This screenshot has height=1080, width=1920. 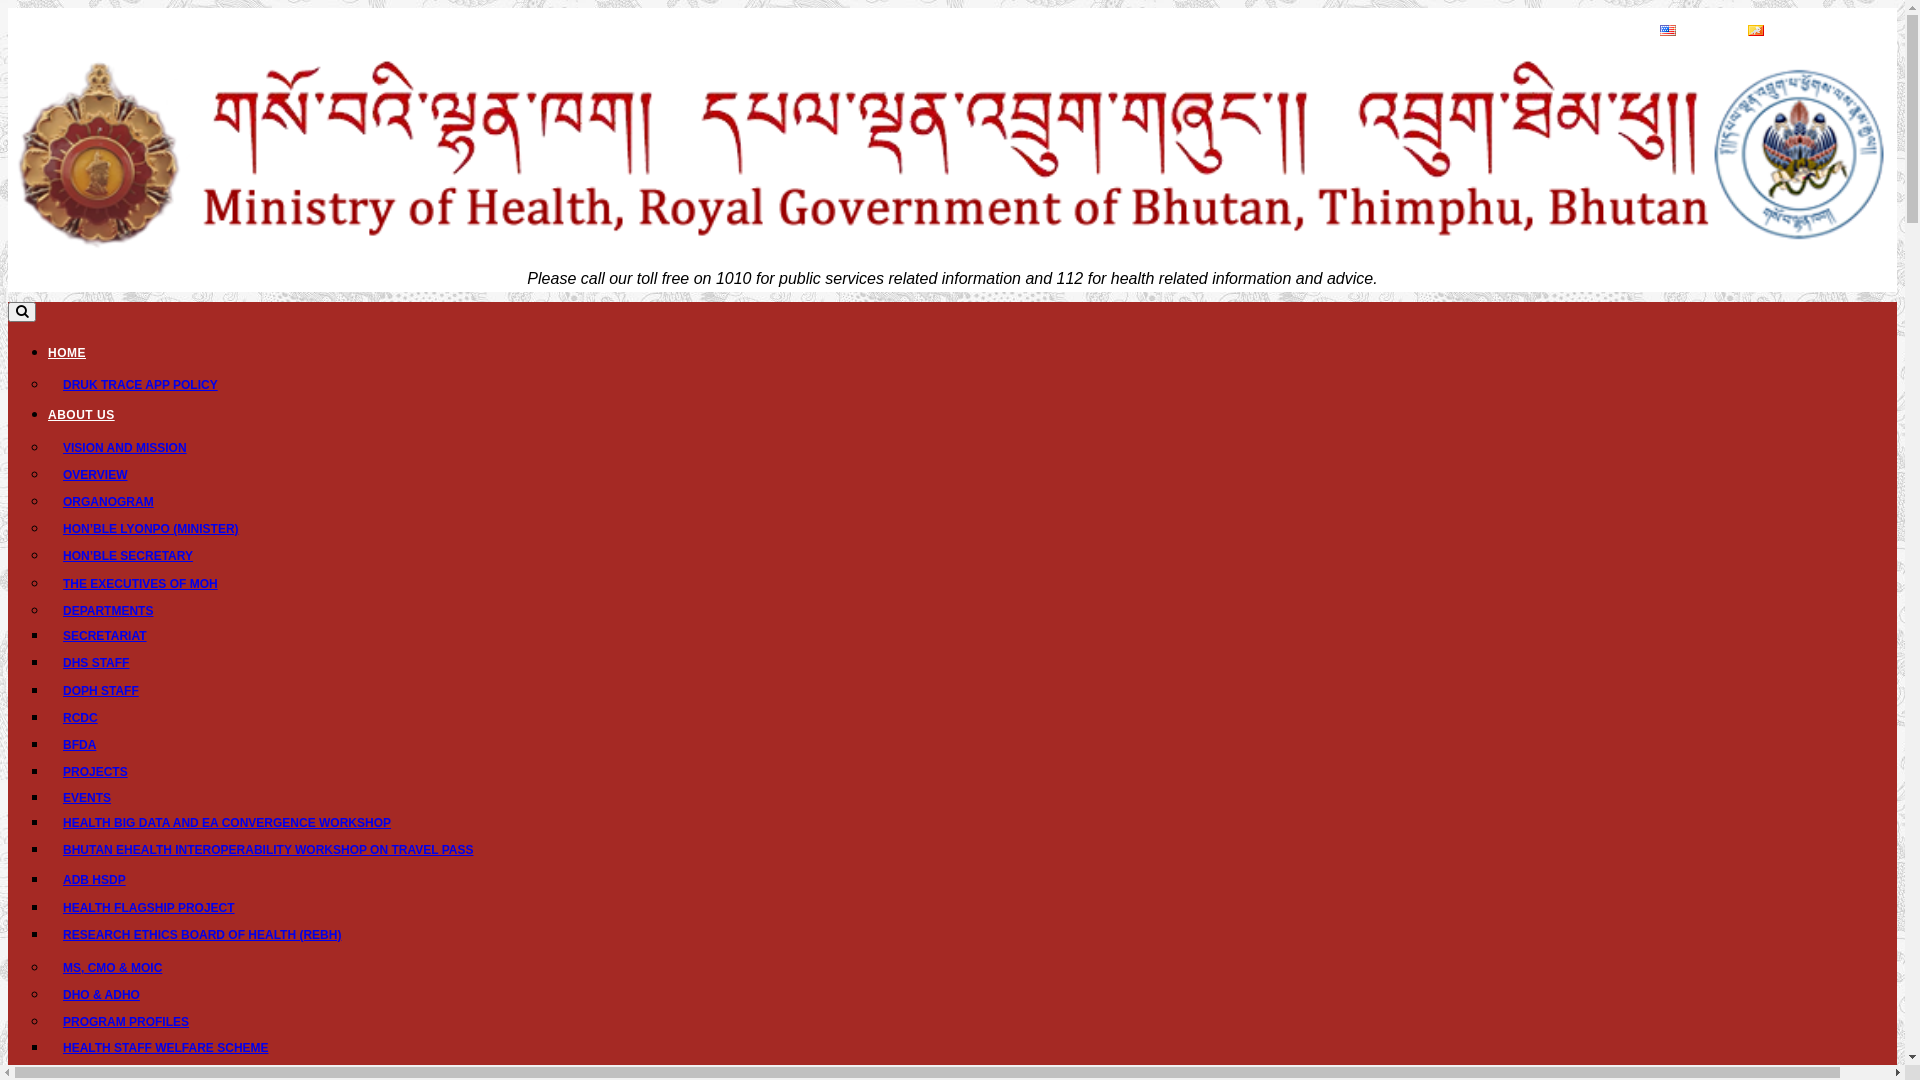 What do you see at coordinates (104, 770) in the screenshot?
I see `'PROJECTS'` at bounding box center [104, 770].